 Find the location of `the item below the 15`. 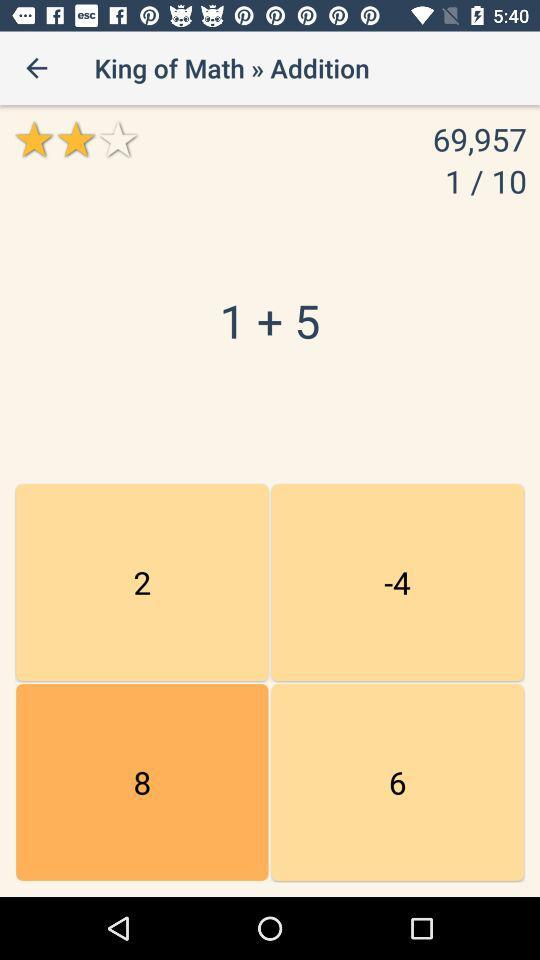

the item below the 15 is located at coordinates (141, 782).